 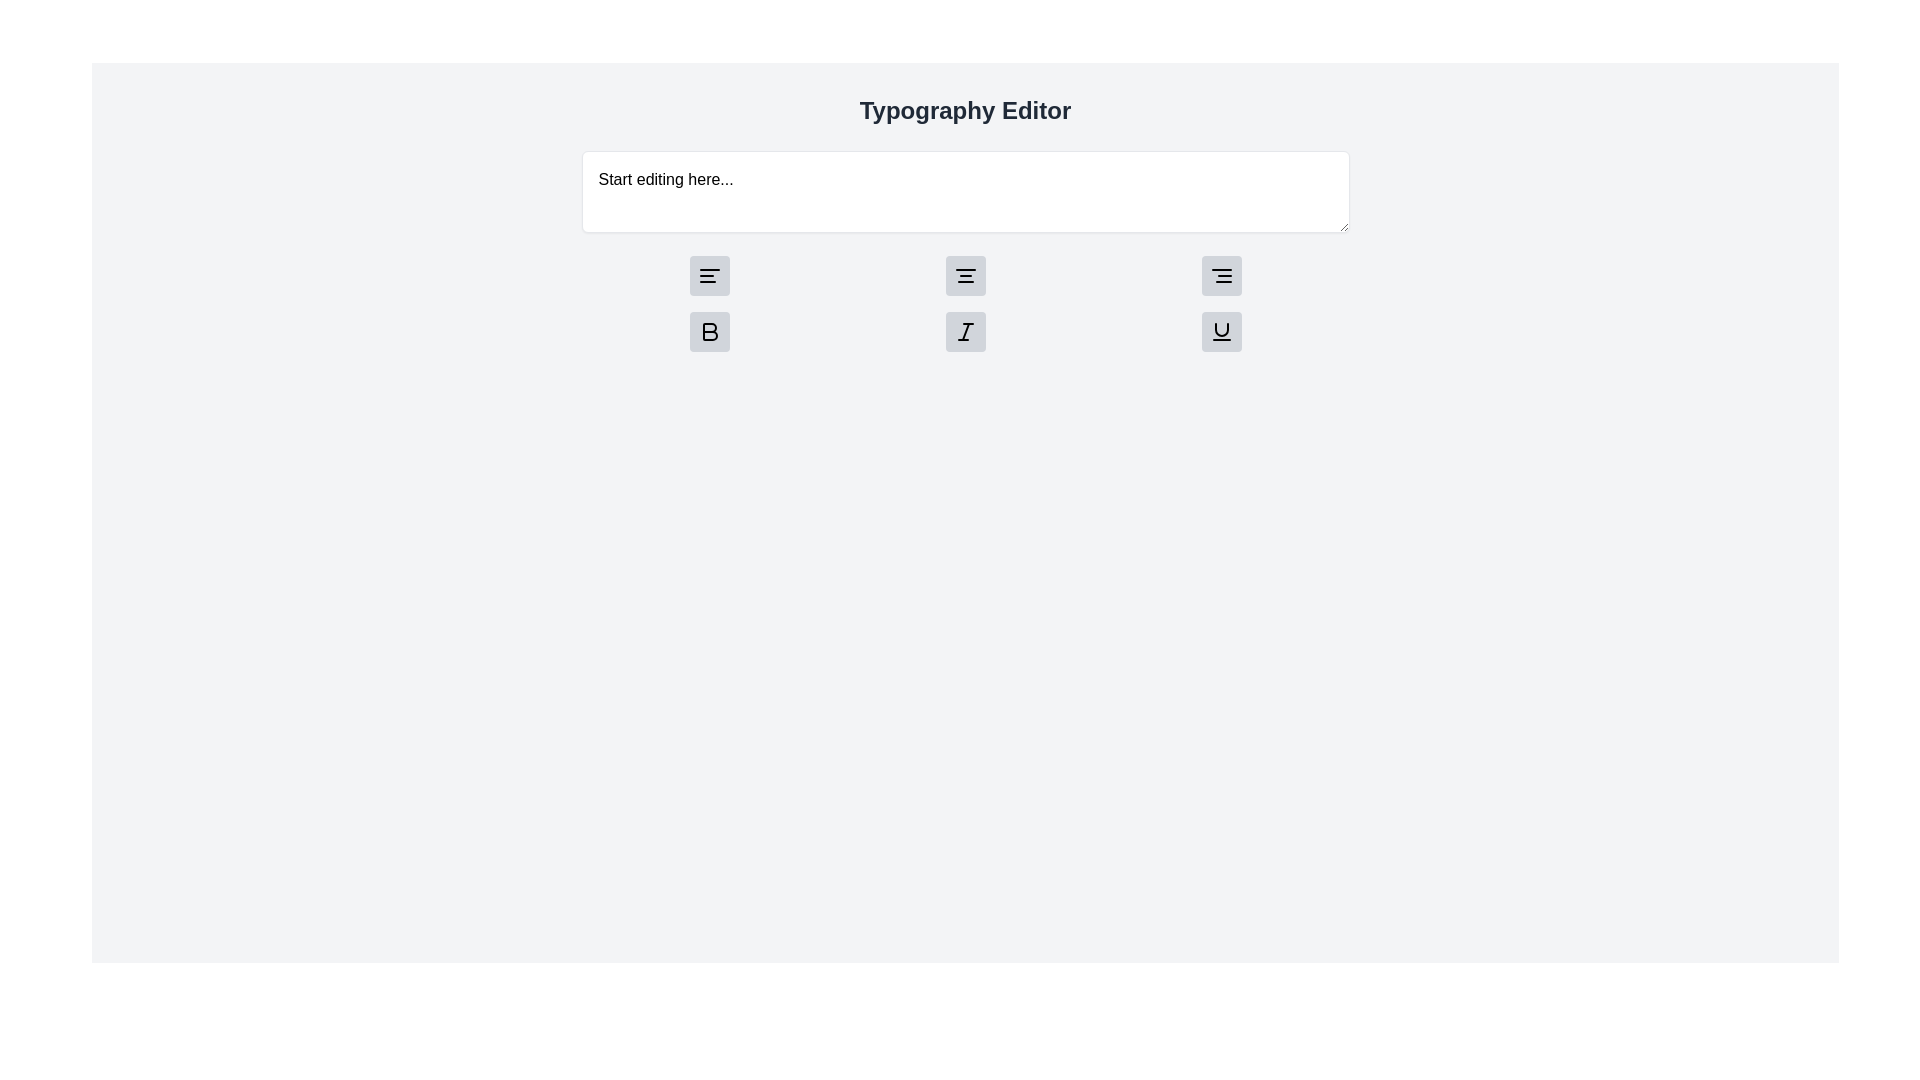 What do you see at coordinates (965, 330) in the screenshot?
I see `keyboard navigation` at bounding box center [965, 330].